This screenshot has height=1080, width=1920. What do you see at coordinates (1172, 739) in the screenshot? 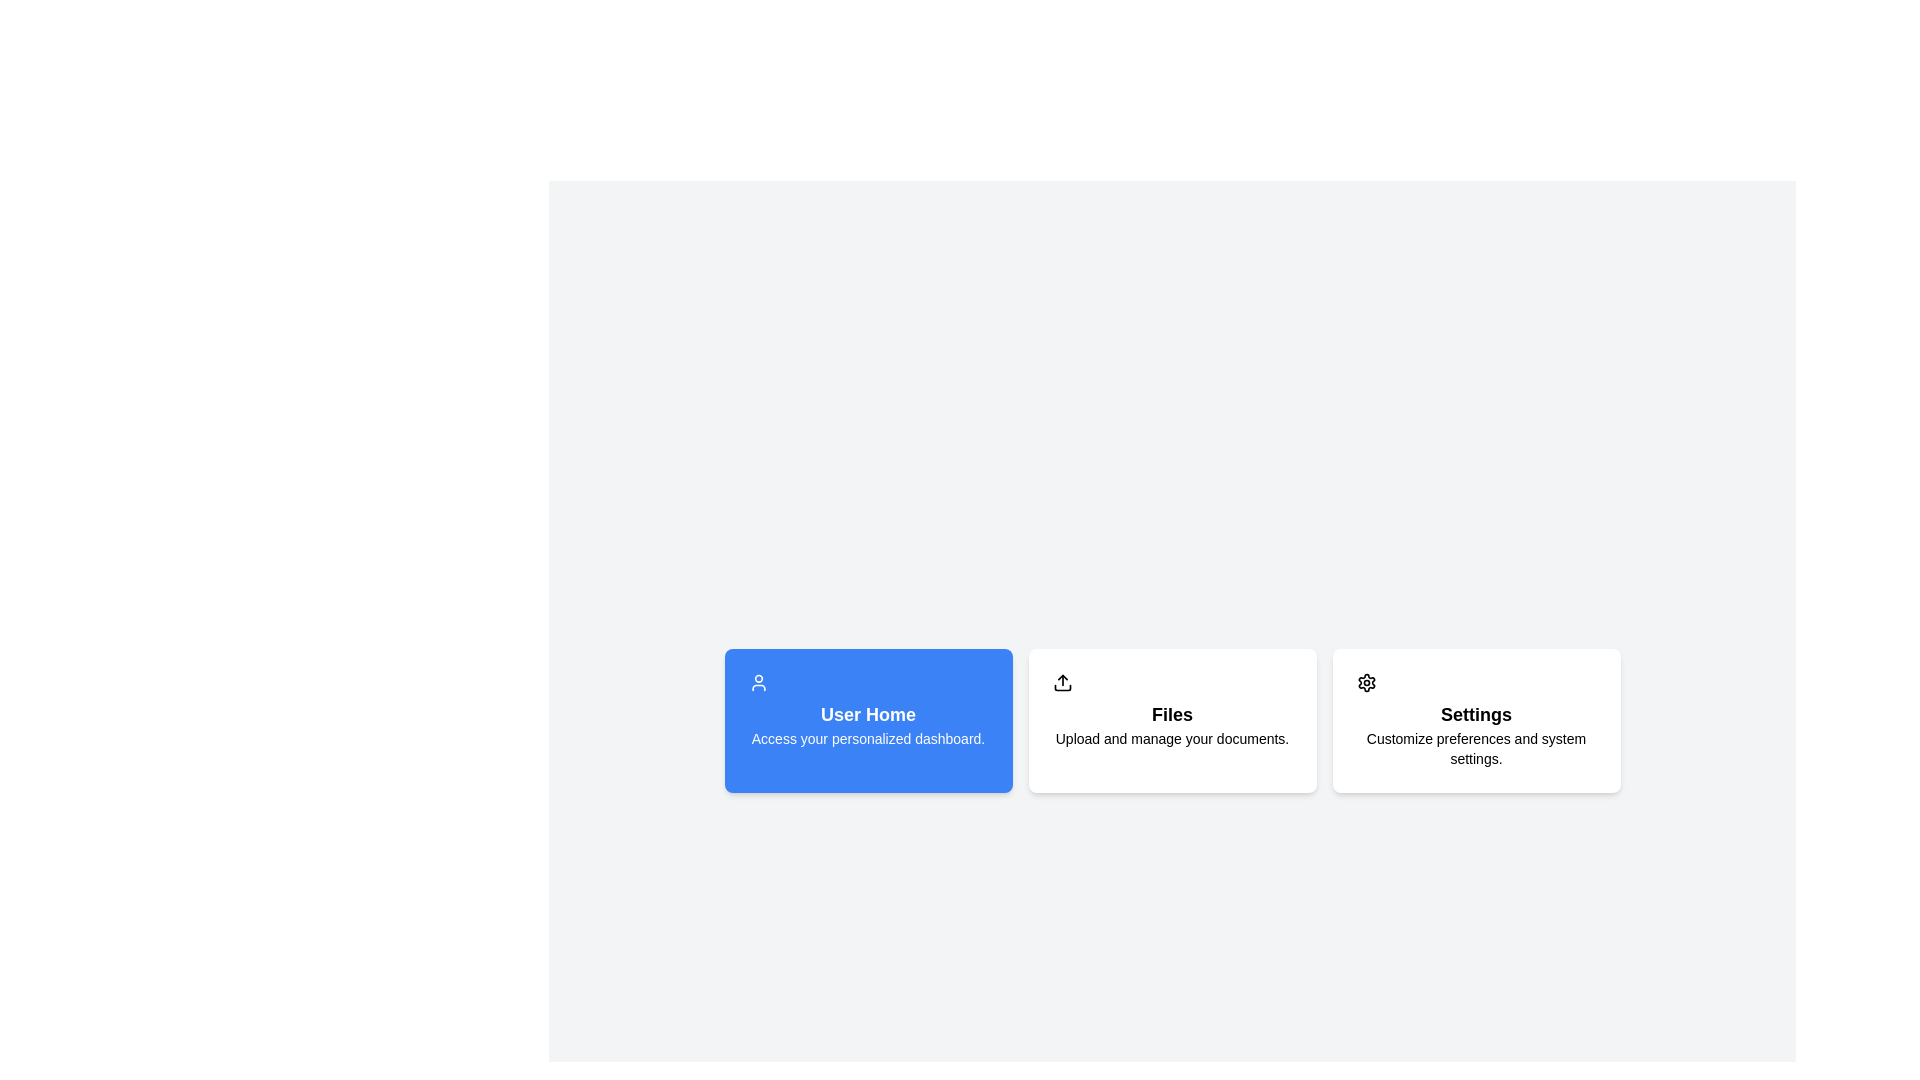
I see `the text label containing the phrase 'Upload and manage your documents.' which is positioned beneath the title 'Files.'` at bounding box center [1172, 739].